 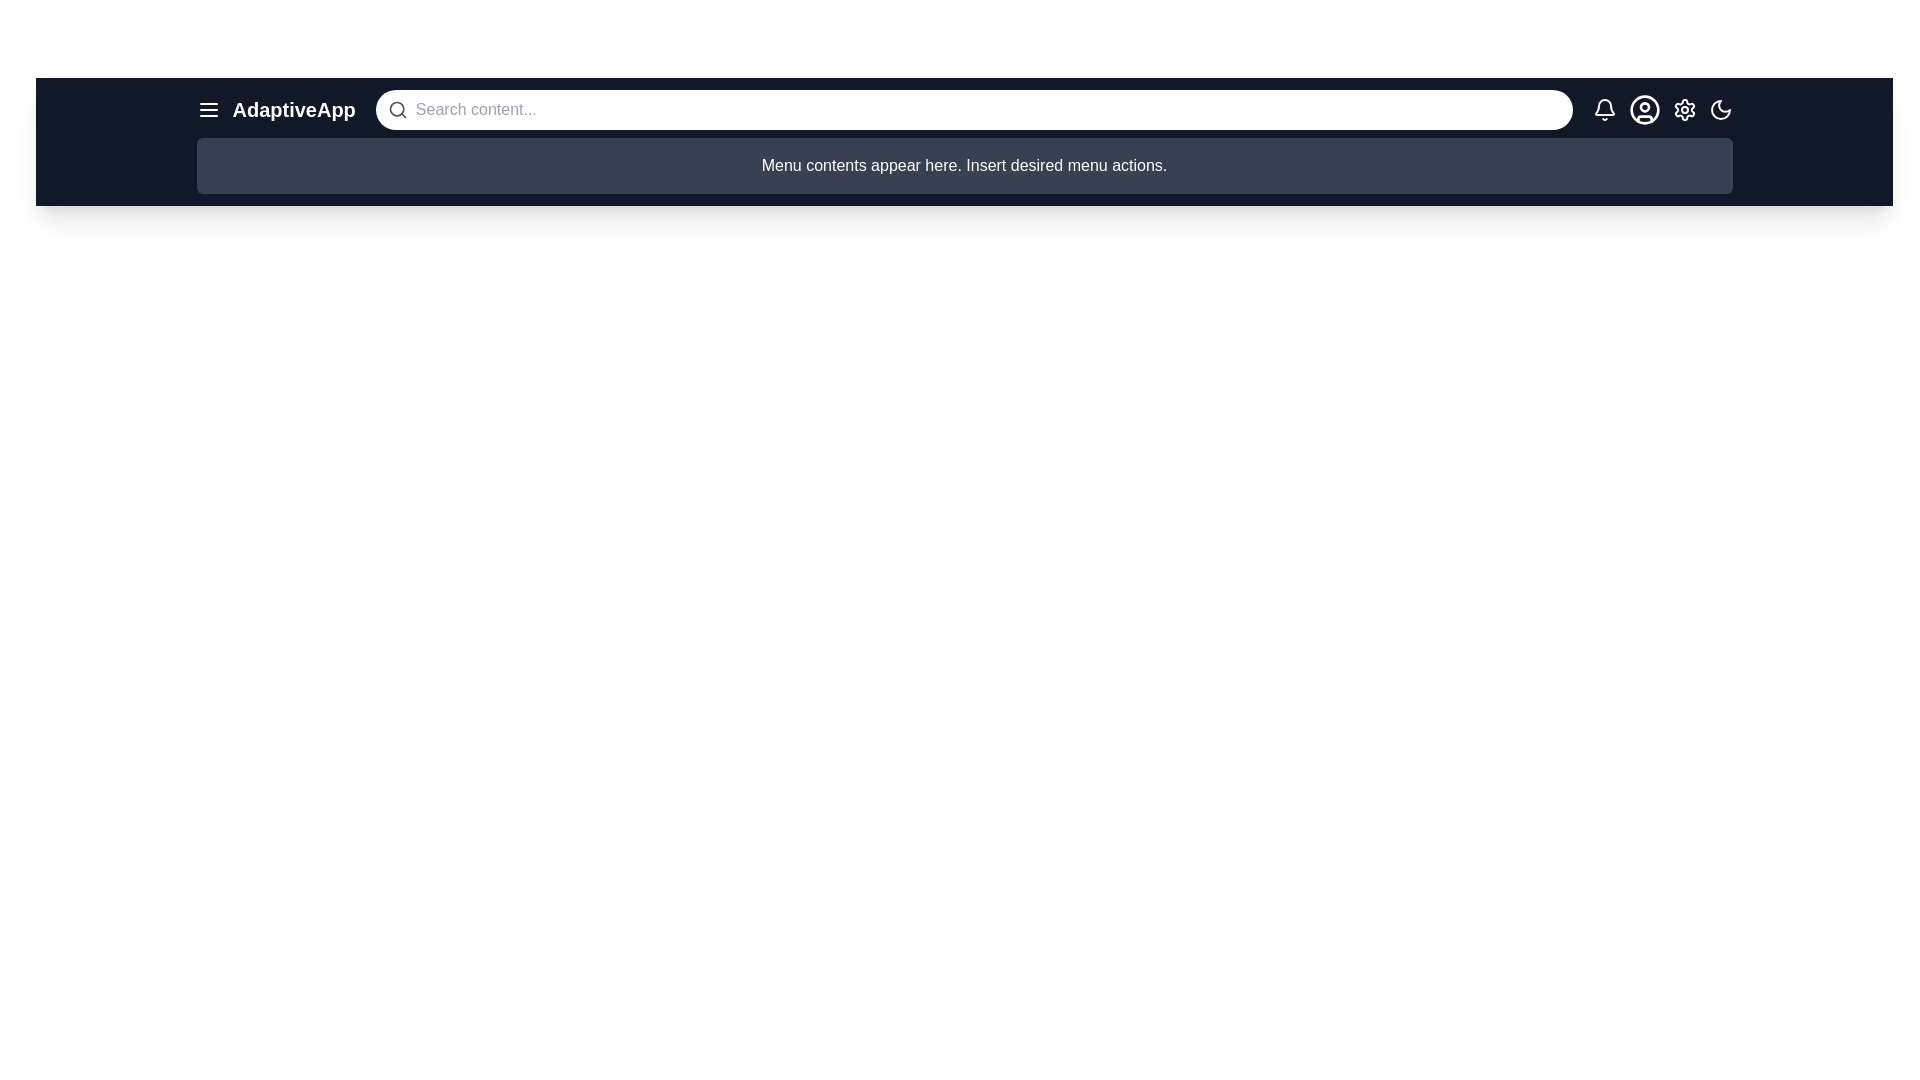 I want to click on the text in the menu content area to select it, so click(x=964, y=164).